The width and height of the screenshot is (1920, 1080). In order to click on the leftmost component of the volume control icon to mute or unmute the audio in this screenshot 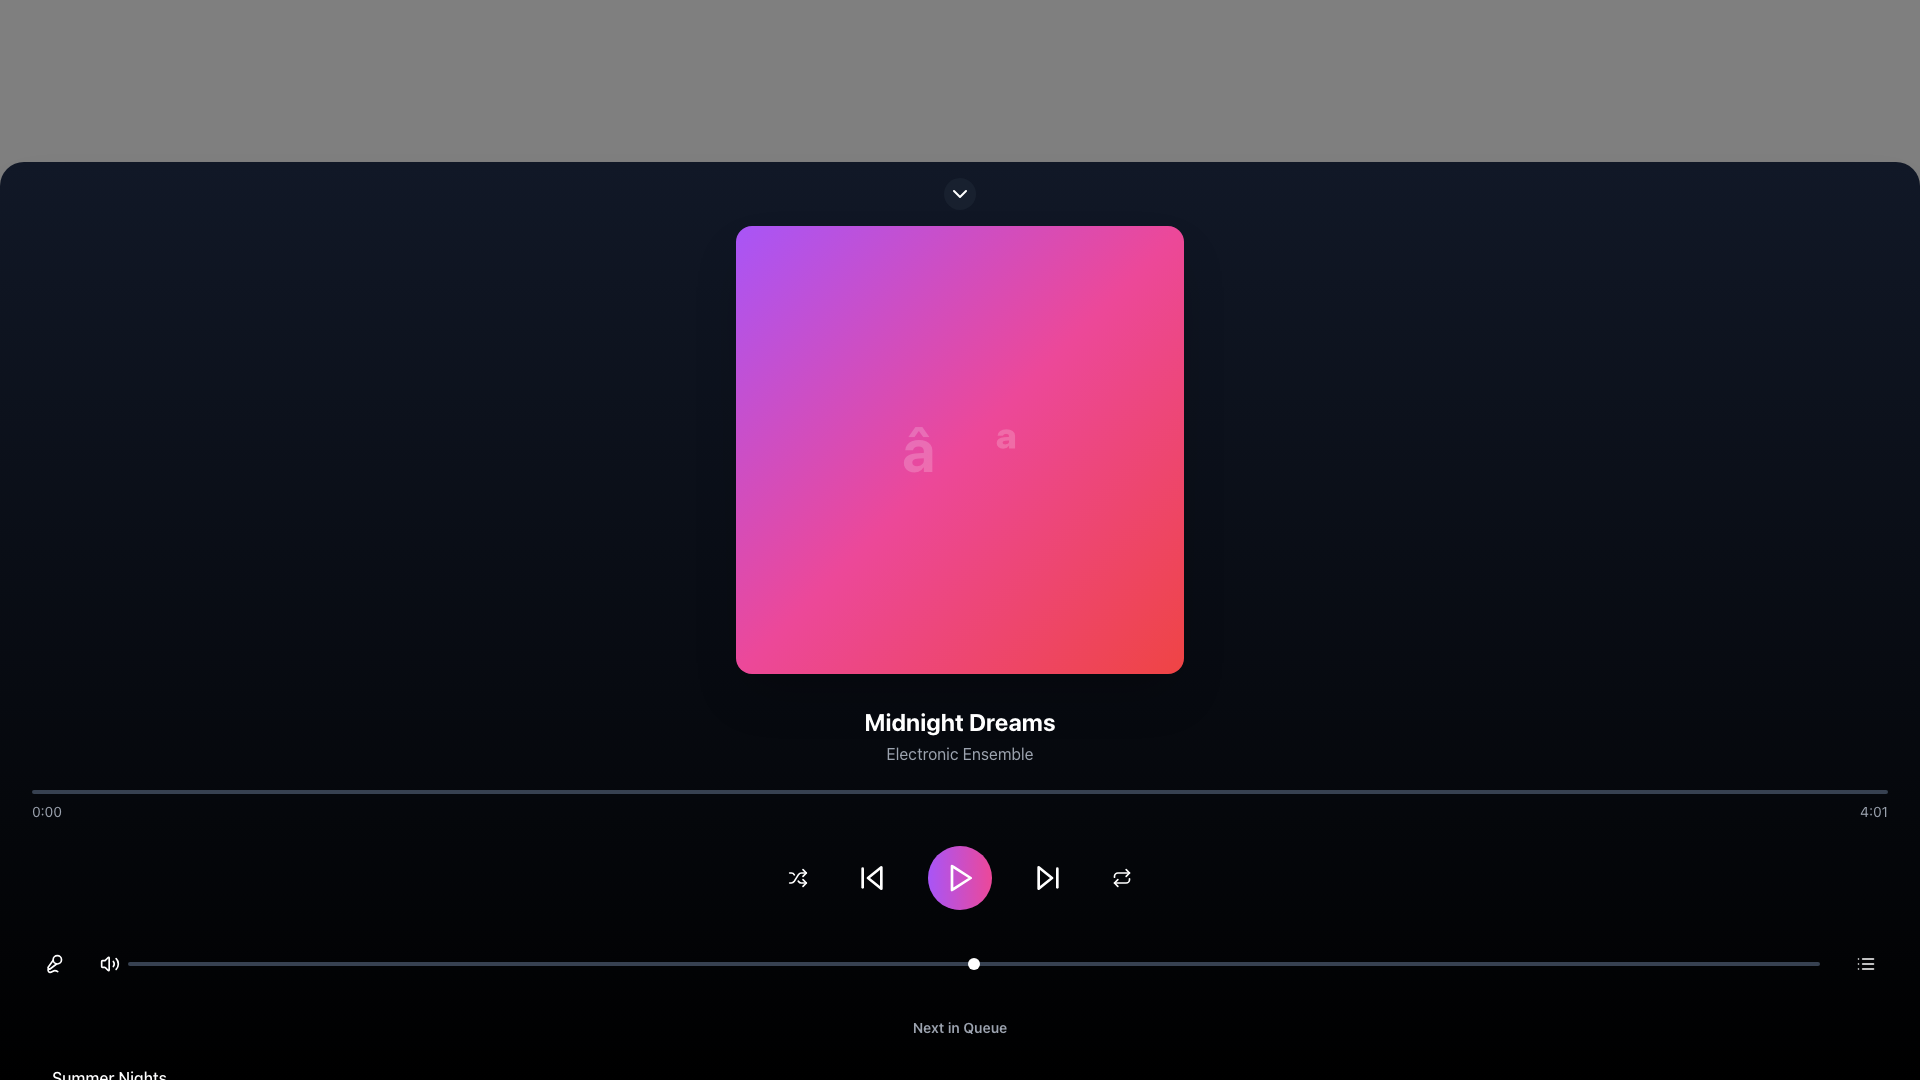, I will do `click(104, 963)`.